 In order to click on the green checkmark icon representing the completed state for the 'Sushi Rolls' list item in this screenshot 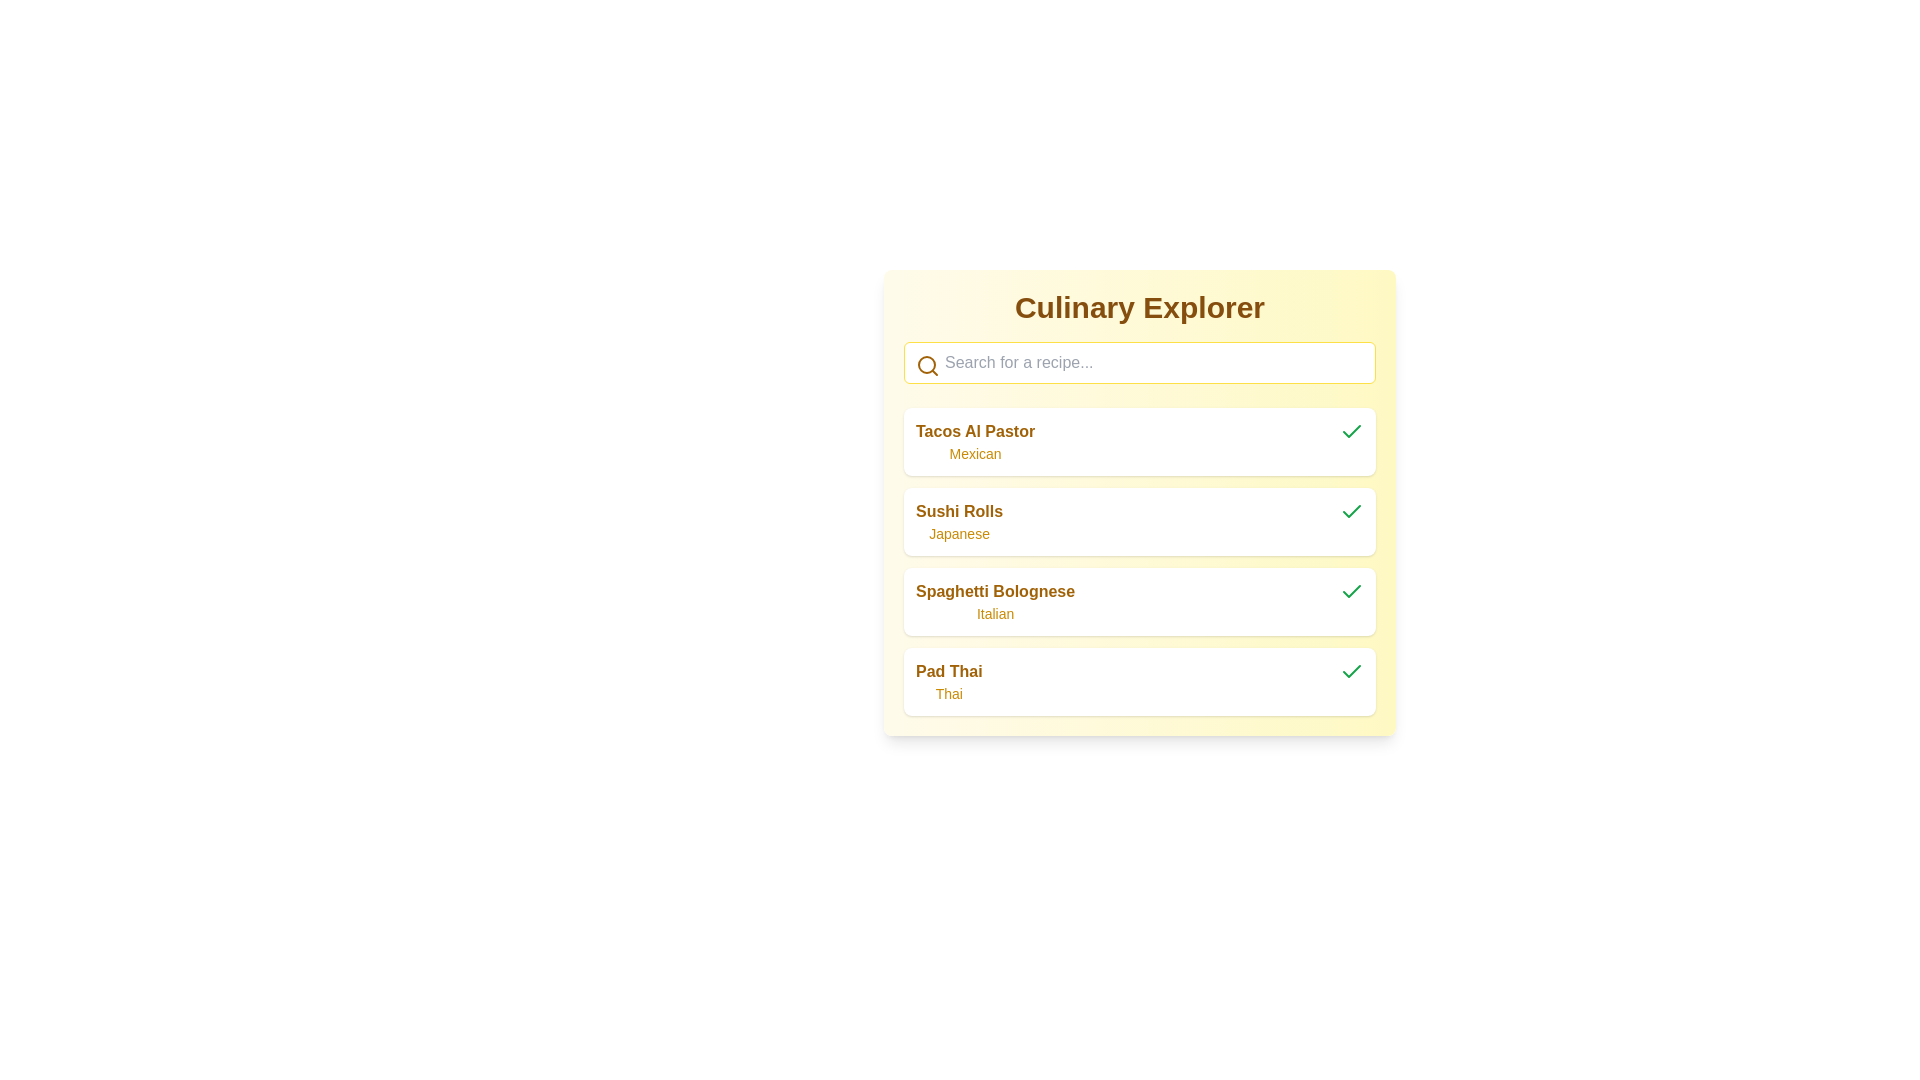, I will do `click(1352, 510)`.